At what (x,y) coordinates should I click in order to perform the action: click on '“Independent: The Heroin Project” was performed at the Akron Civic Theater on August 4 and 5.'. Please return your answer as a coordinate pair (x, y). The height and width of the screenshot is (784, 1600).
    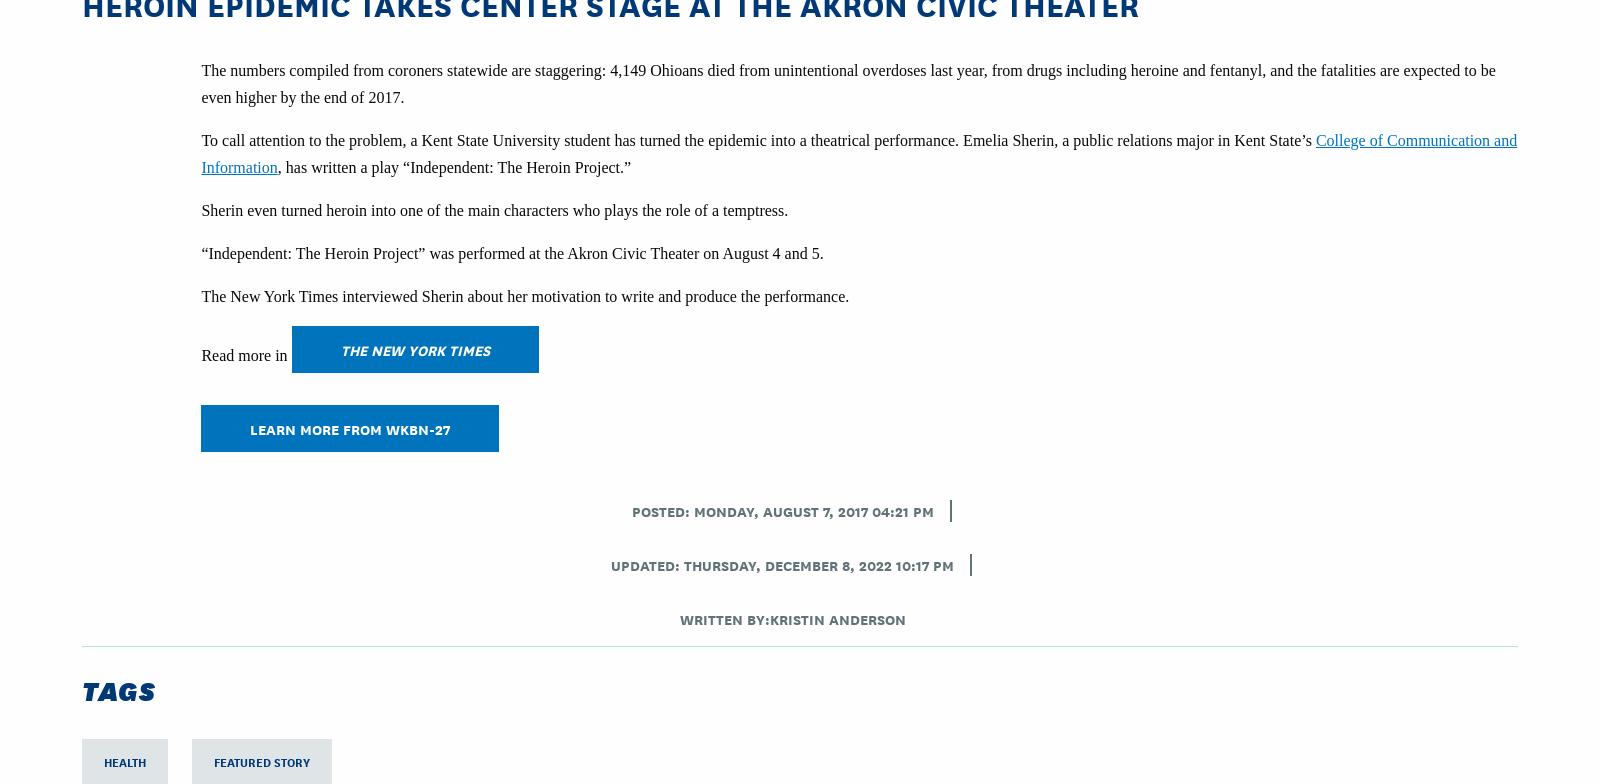
    Looking at the image, I should click on (199, 253).